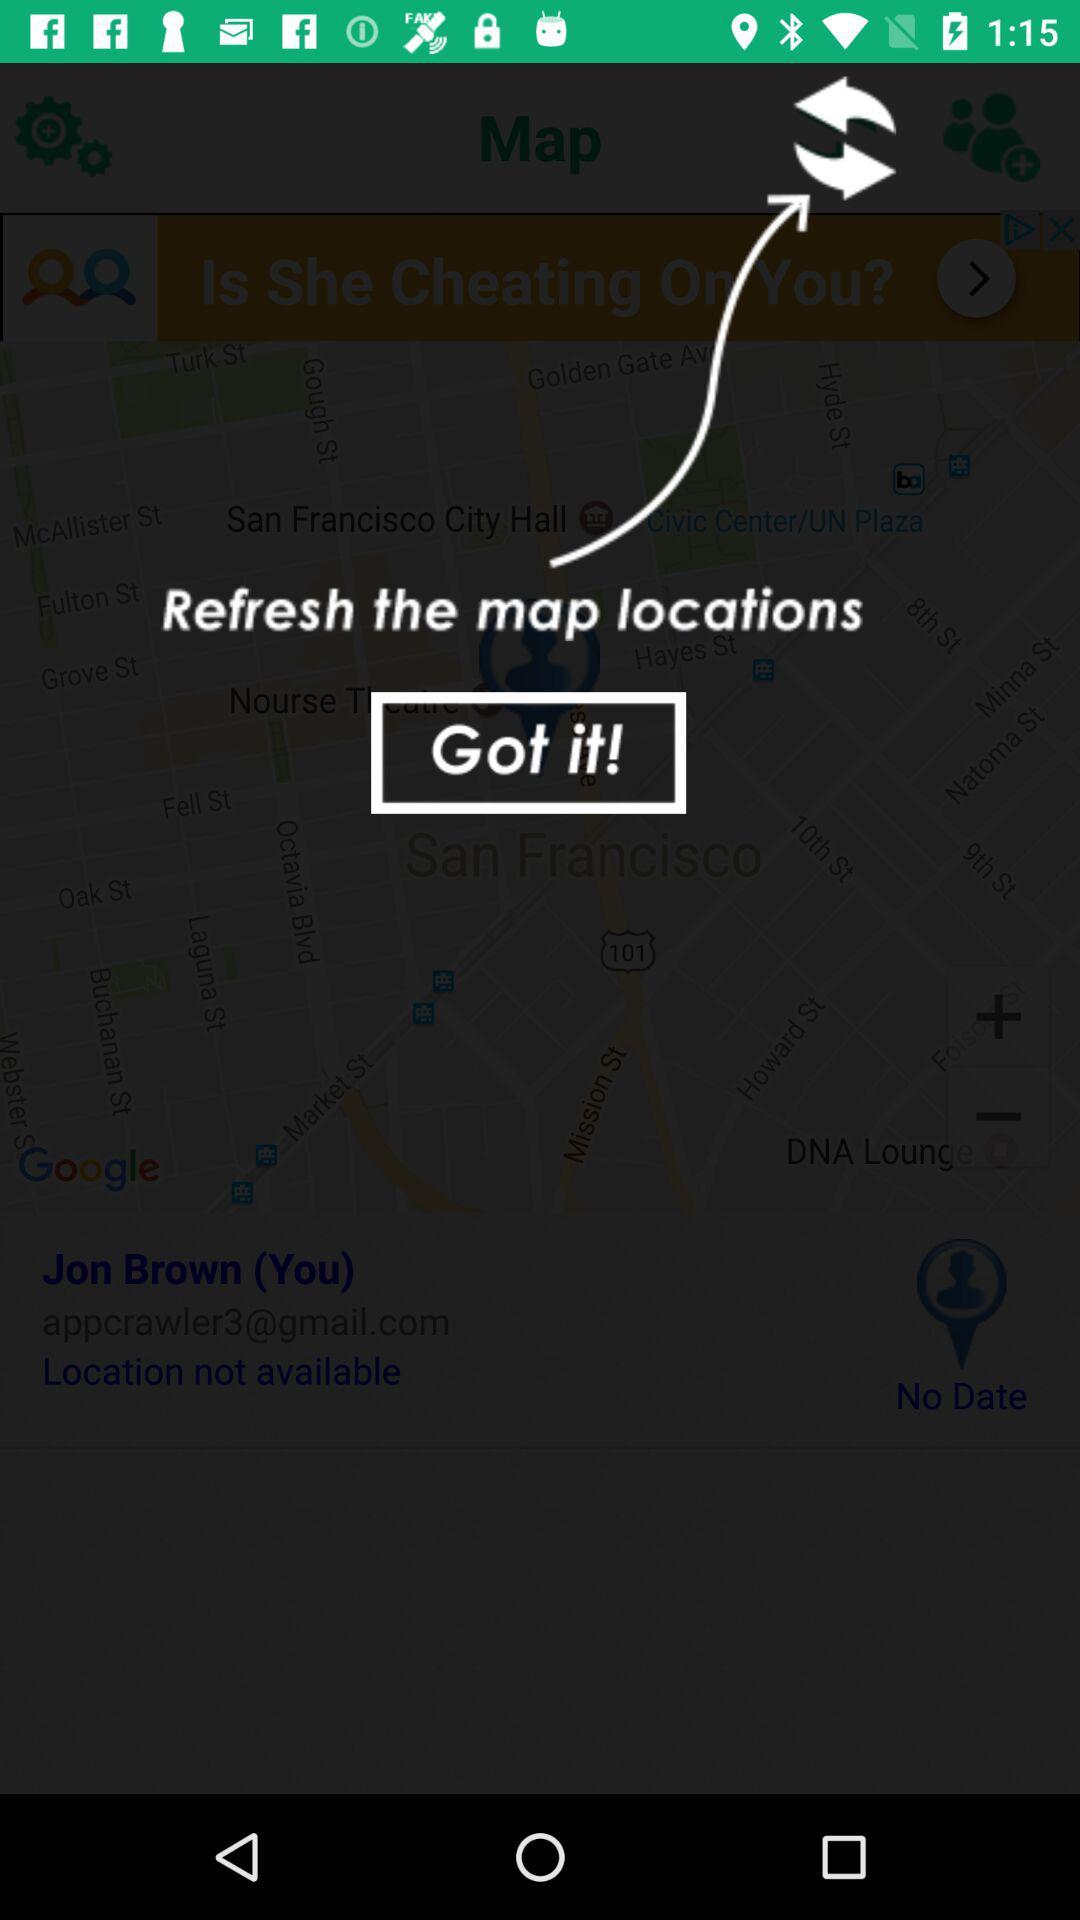 Image resolution: width=1080 pixels, height=1920 pixels. What do you see at coordinates (998, 1118) in the screenshot?
I see `the minus icon` at bounding box center [998, 1118].